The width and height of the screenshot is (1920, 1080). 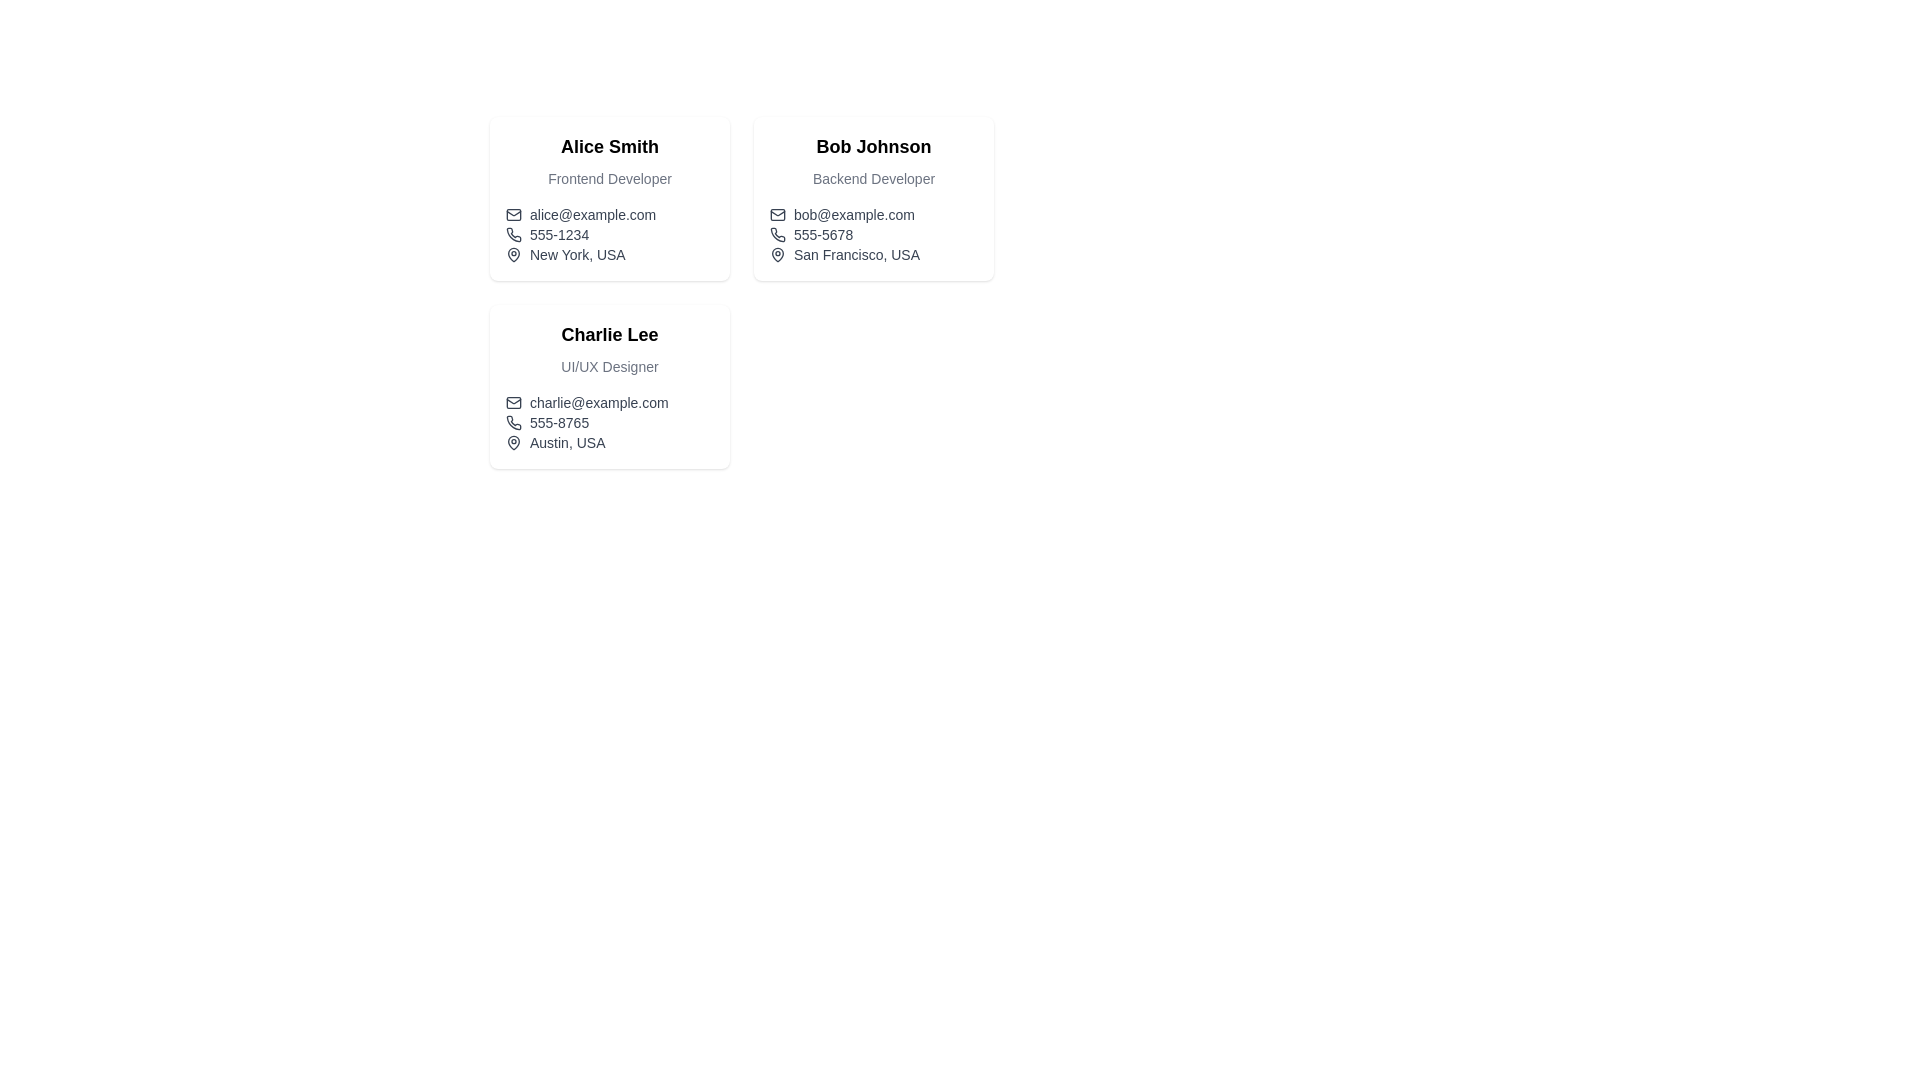 What do you see at coordinates (608, 253) in the screenshot?
I see `the Label with icon indicating the geographical location of Alice Smith, located at the bottom of her details card beneath the phone number '555-1234'` at bounding box center [608, 253].